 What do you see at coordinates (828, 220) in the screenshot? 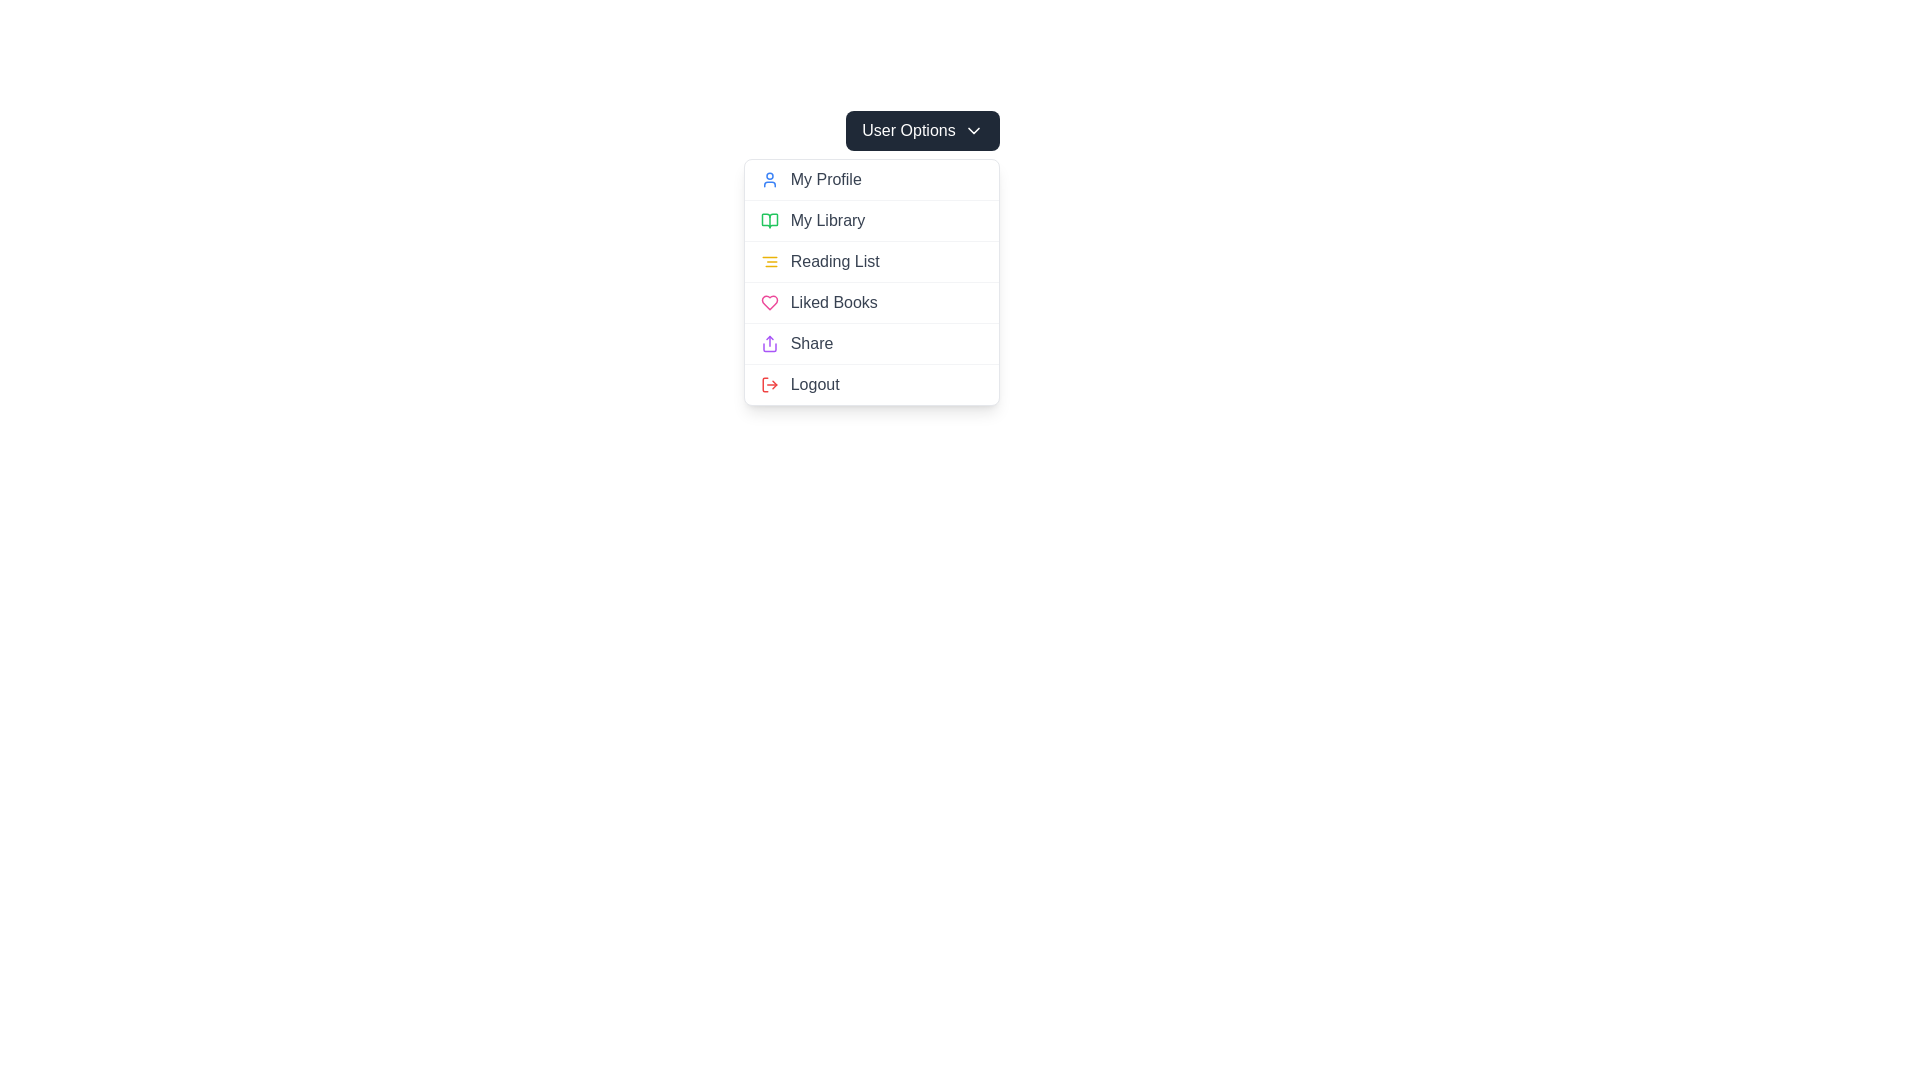
I see `the Text label in the dropdown menu, which is the second item after 'My Profile' and above 'Reading List'` at bounding box center [828, 220].